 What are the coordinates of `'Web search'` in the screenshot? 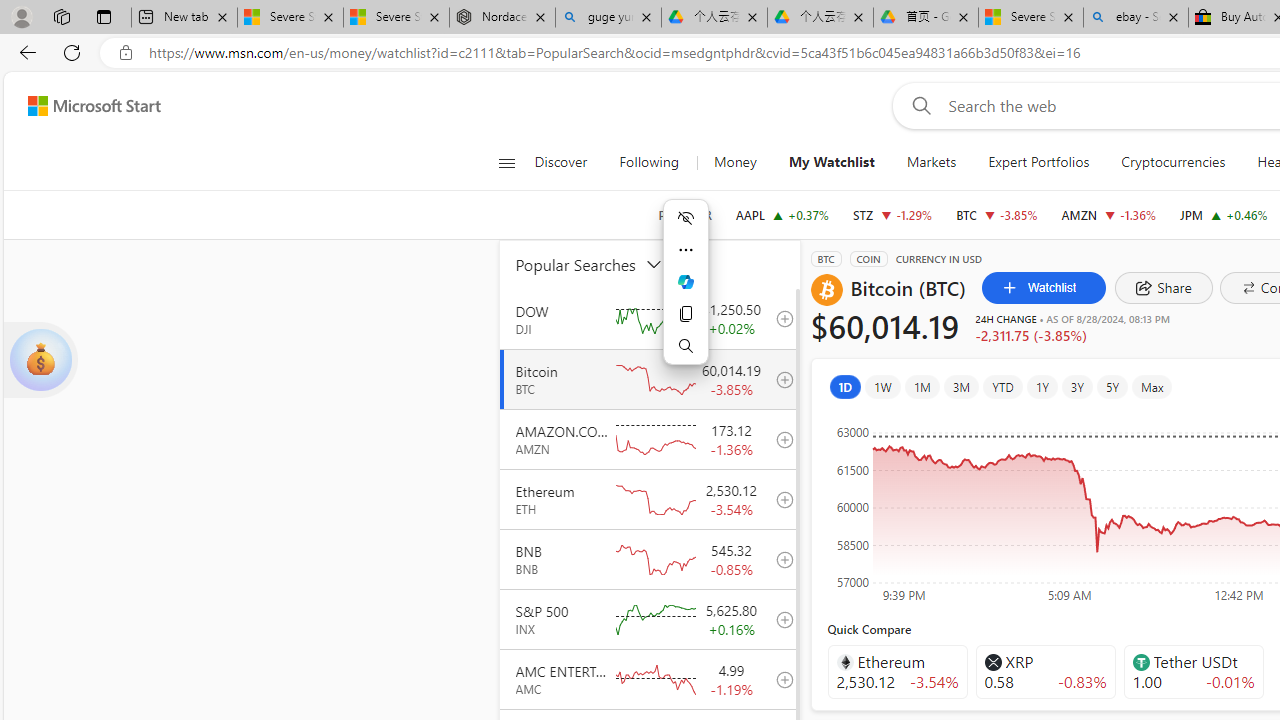 It's located at (916, 105).